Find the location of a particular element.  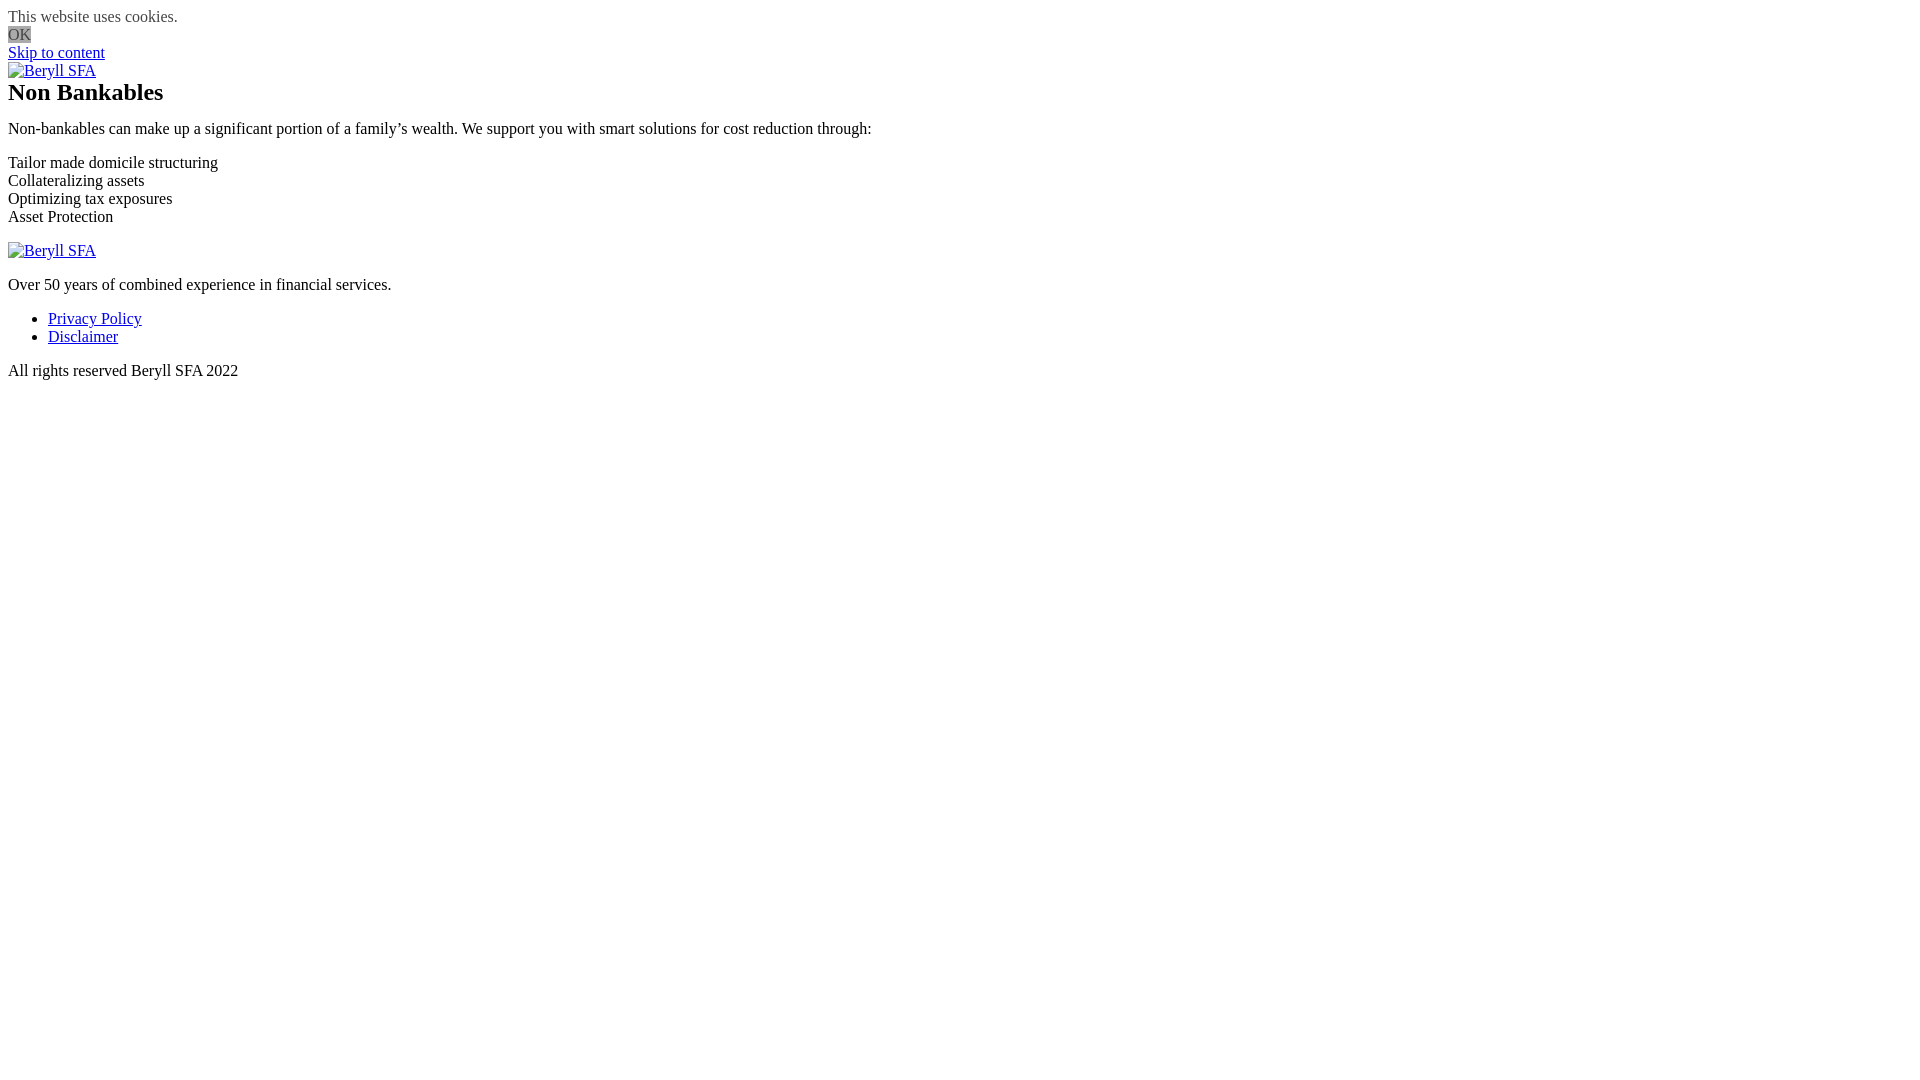

'Disclaimer' is located at coordinates (81, 335).